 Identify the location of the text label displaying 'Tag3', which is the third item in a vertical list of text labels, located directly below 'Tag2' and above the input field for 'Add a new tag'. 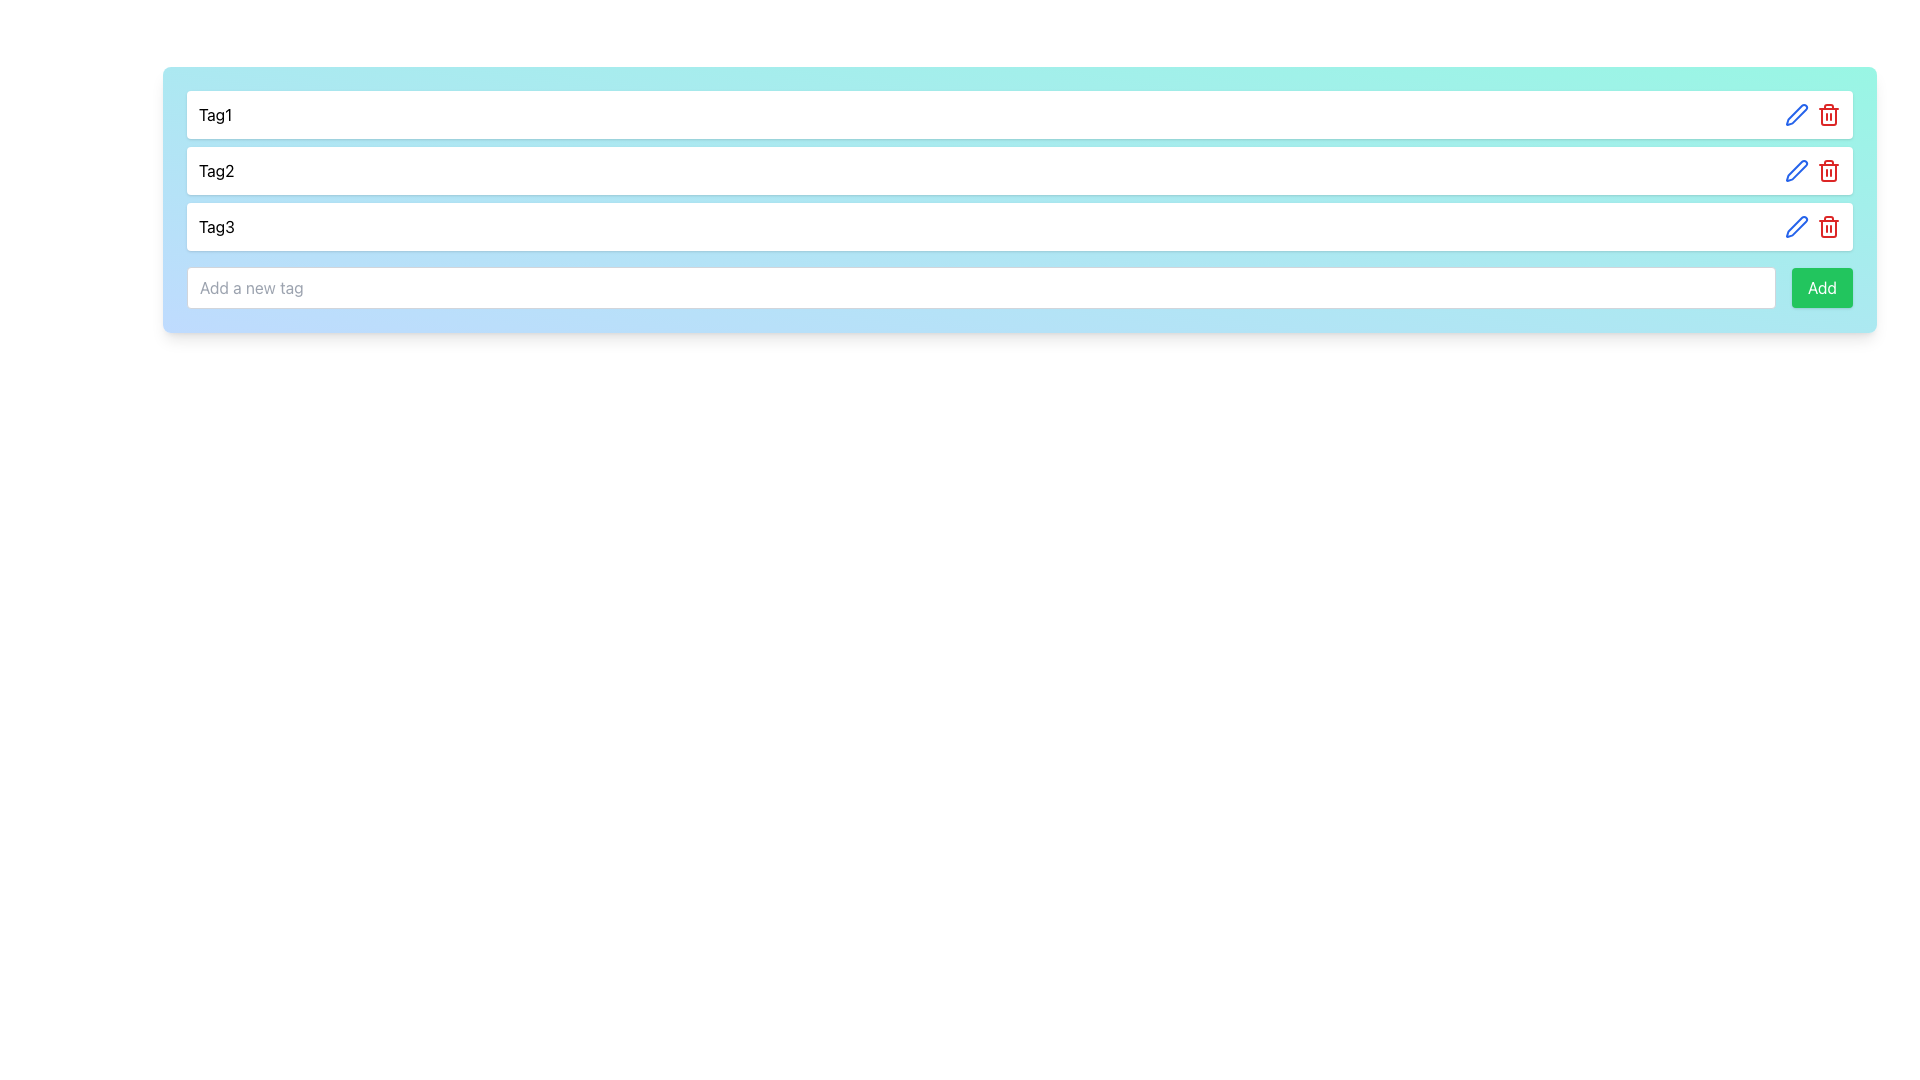
(216, 226).